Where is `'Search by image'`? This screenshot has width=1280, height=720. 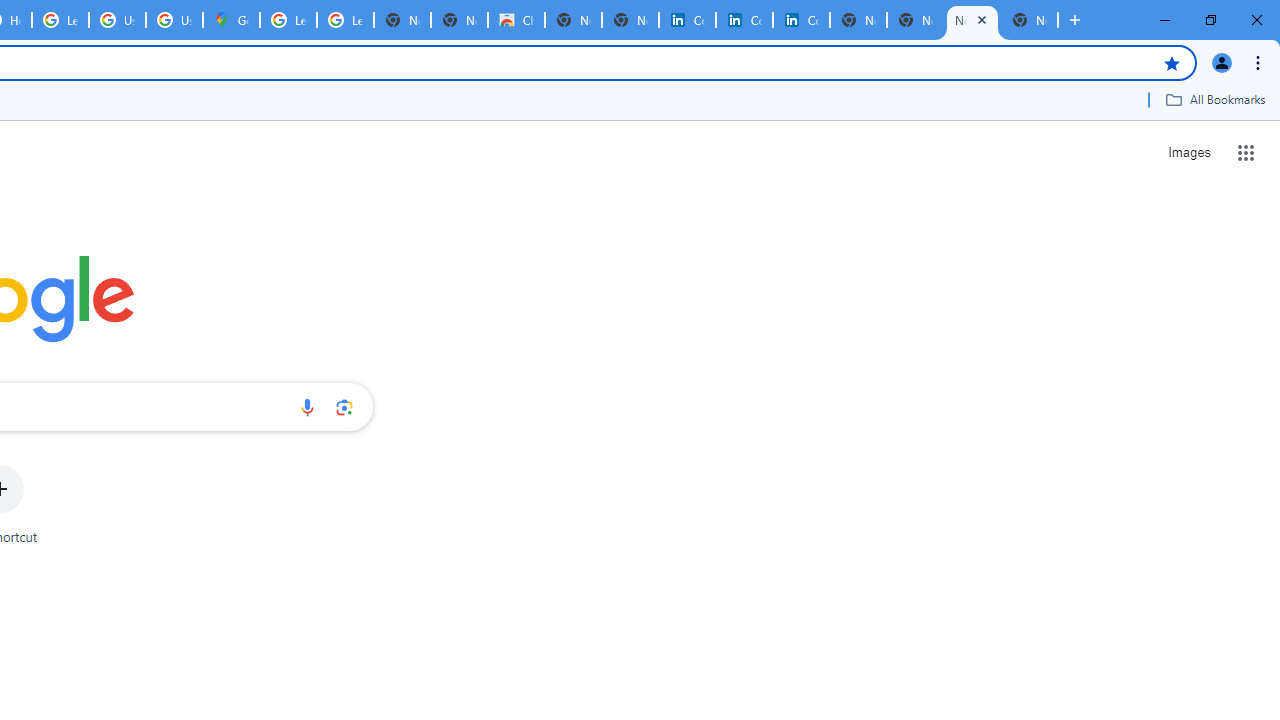
'Search by image' is located at coordinates (344, 406).